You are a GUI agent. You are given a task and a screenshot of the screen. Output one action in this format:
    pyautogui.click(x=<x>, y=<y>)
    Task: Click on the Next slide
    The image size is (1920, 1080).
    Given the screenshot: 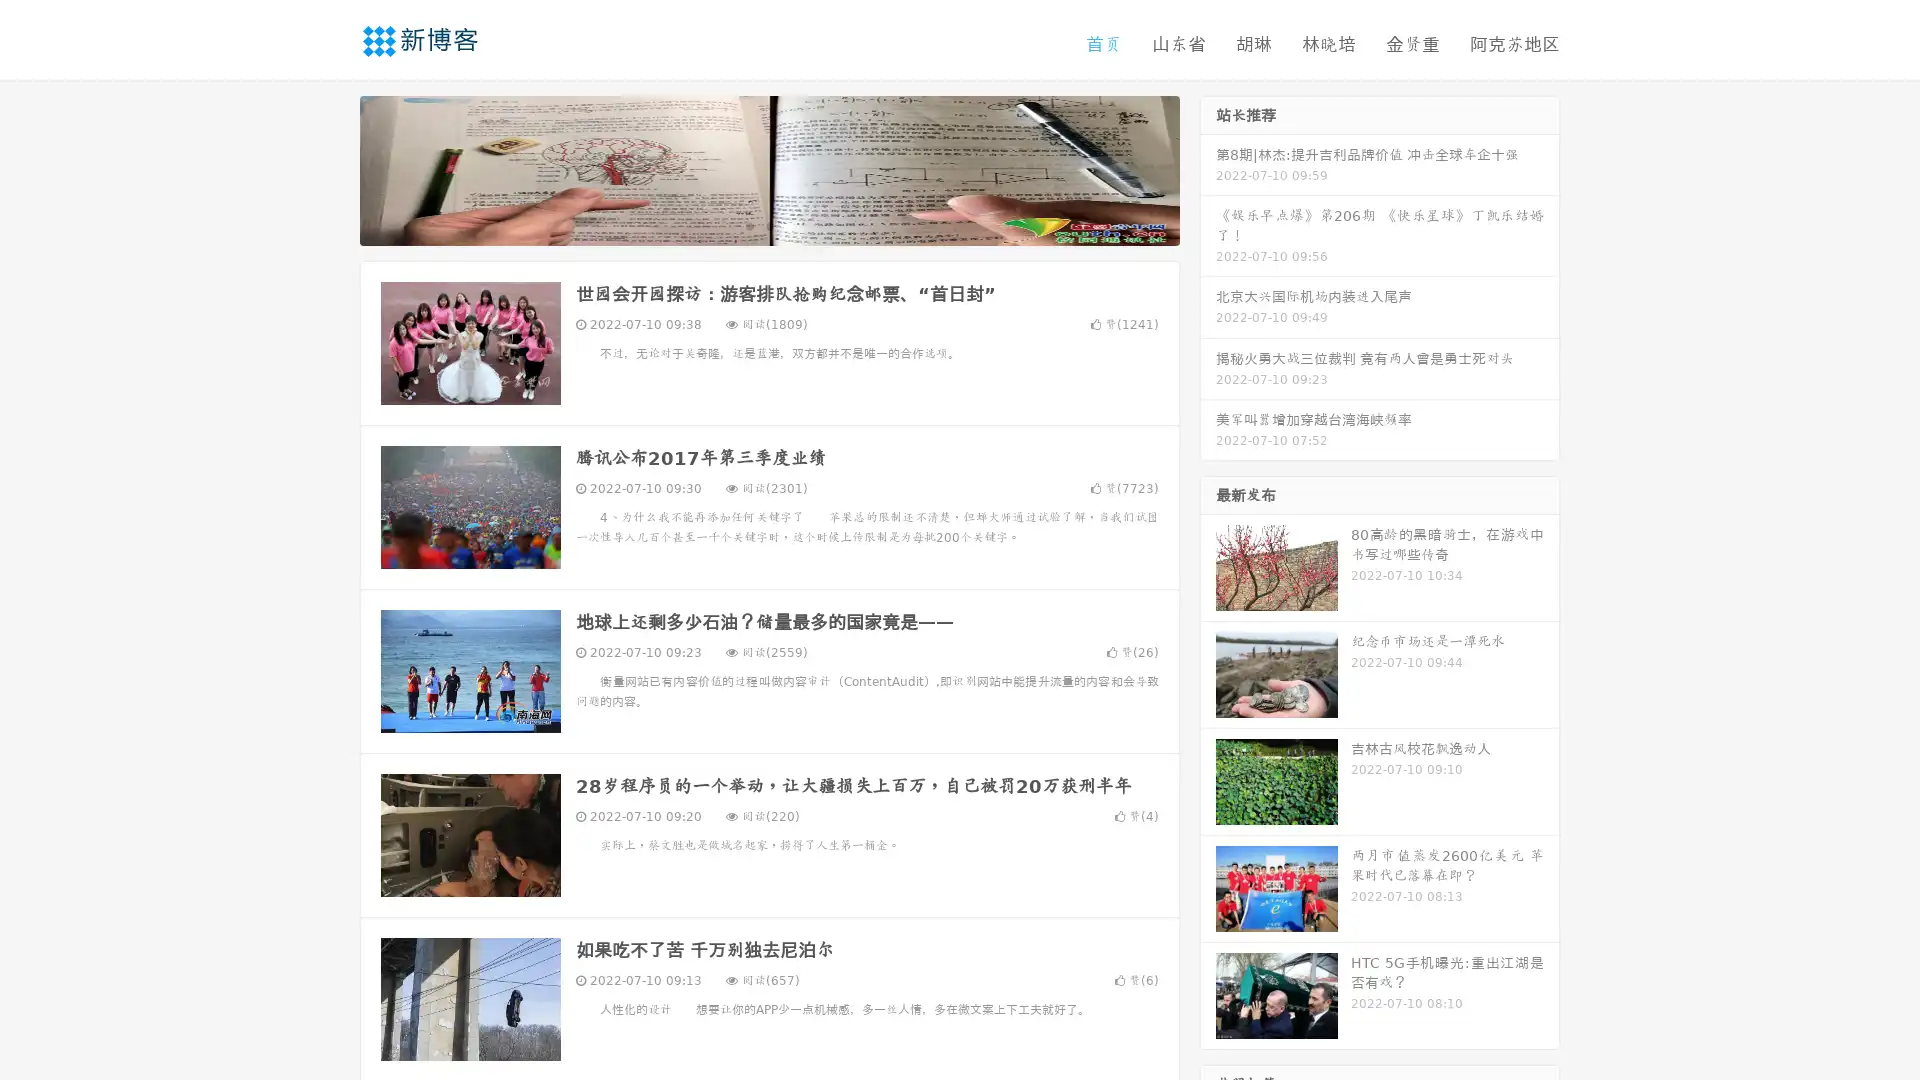 What is the action you would take?
    pyautogui.click(x=1208, y=168)
    